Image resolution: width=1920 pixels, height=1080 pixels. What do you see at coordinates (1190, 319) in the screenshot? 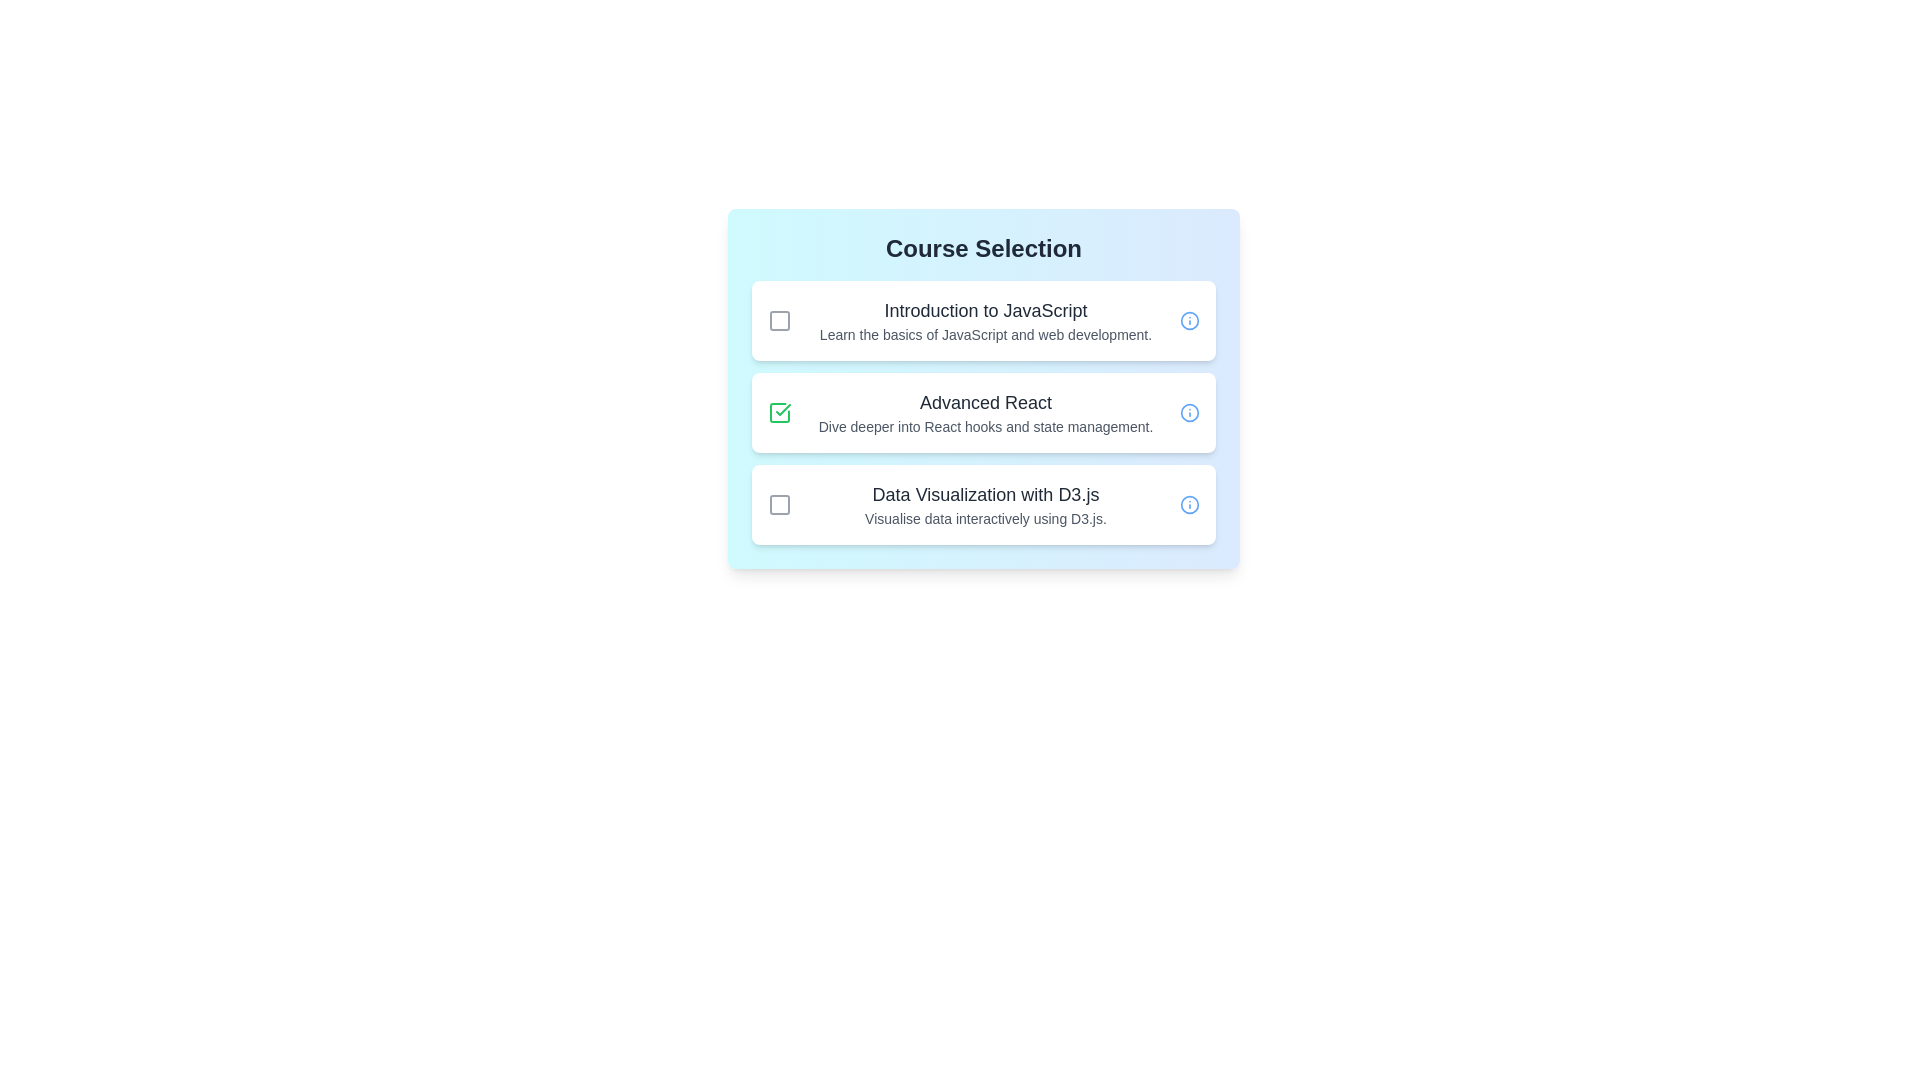
I see `the 'Info' icon next to the course titled 'Introduction to JavaScript' to view its information` at bounding box center [1190, 319].